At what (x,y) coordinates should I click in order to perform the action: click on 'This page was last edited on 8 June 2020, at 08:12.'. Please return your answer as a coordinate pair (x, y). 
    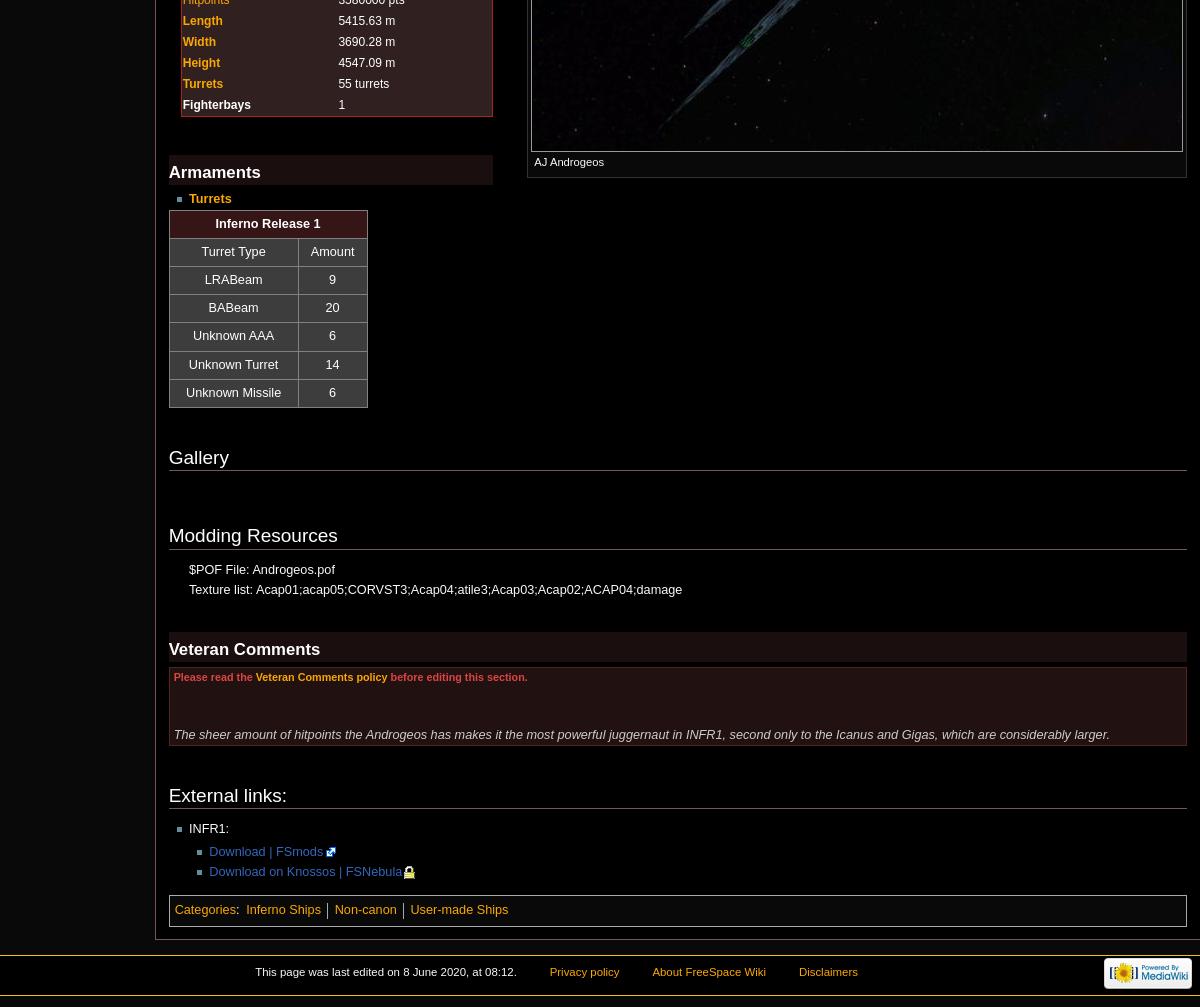
    Looking at the image, I should click on (385, 970).